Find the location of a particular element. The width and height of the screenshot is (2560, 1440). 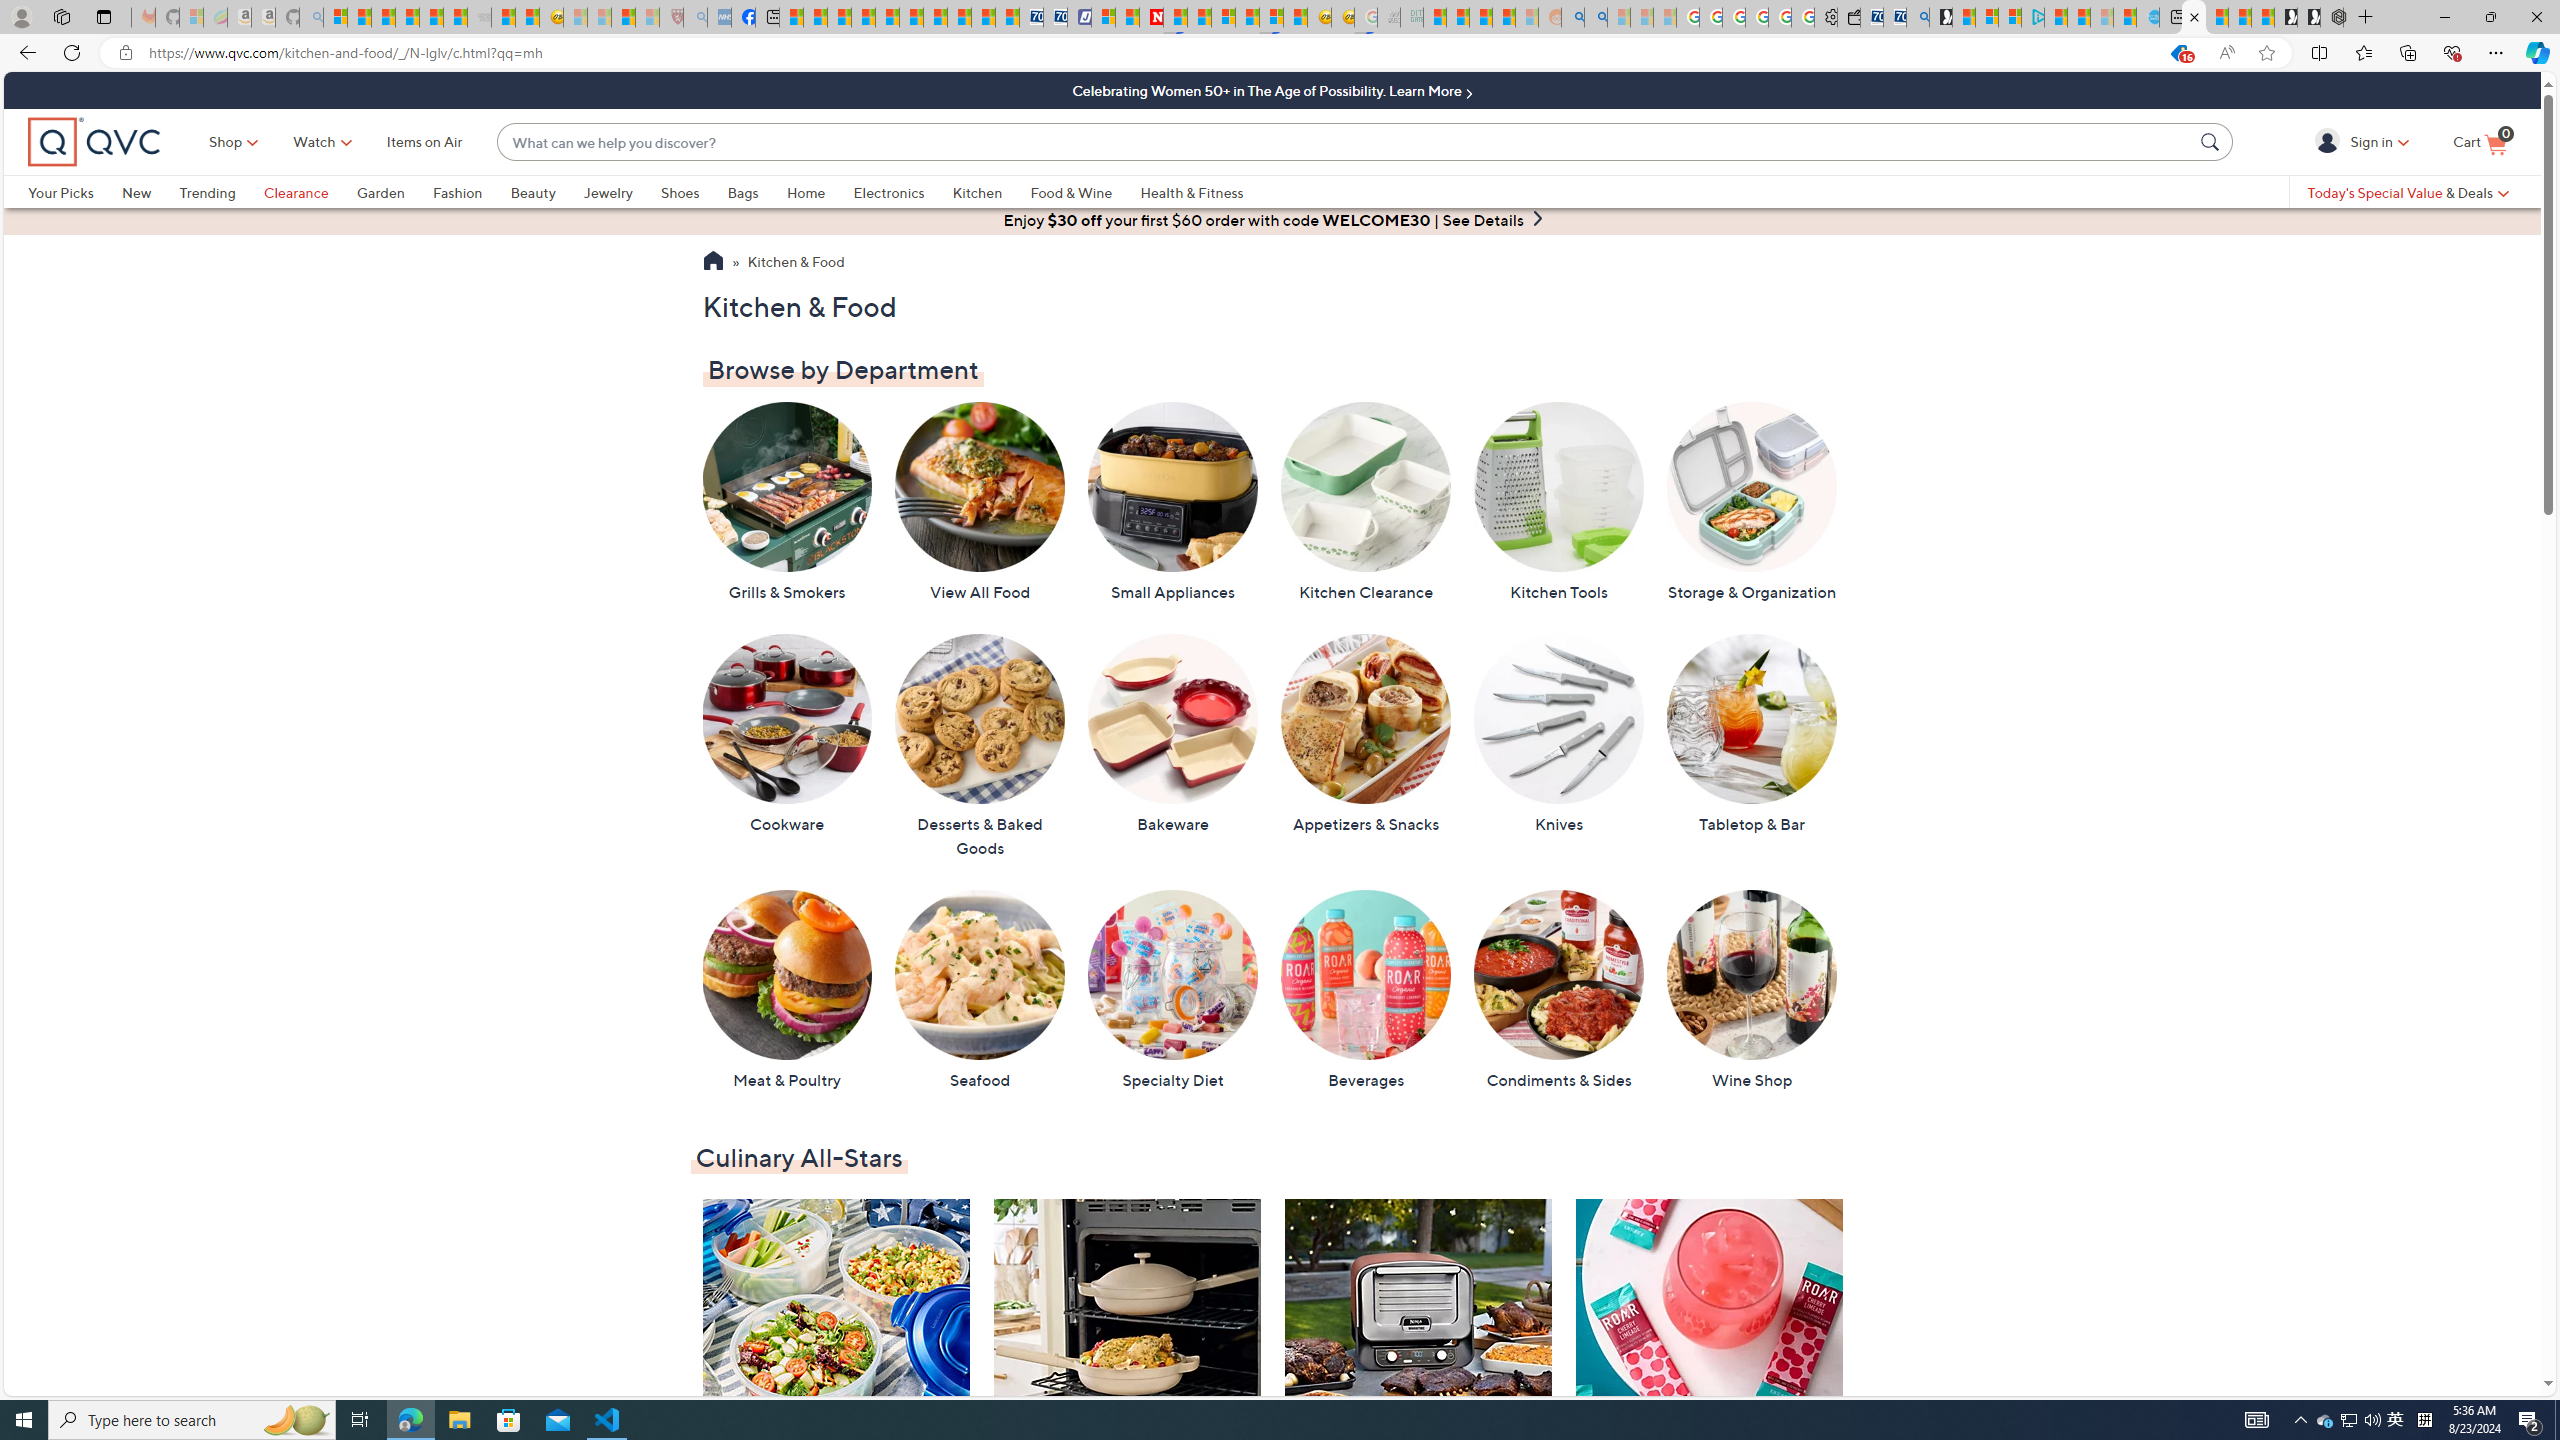

'Garden' is located at coordinates (379, 191).